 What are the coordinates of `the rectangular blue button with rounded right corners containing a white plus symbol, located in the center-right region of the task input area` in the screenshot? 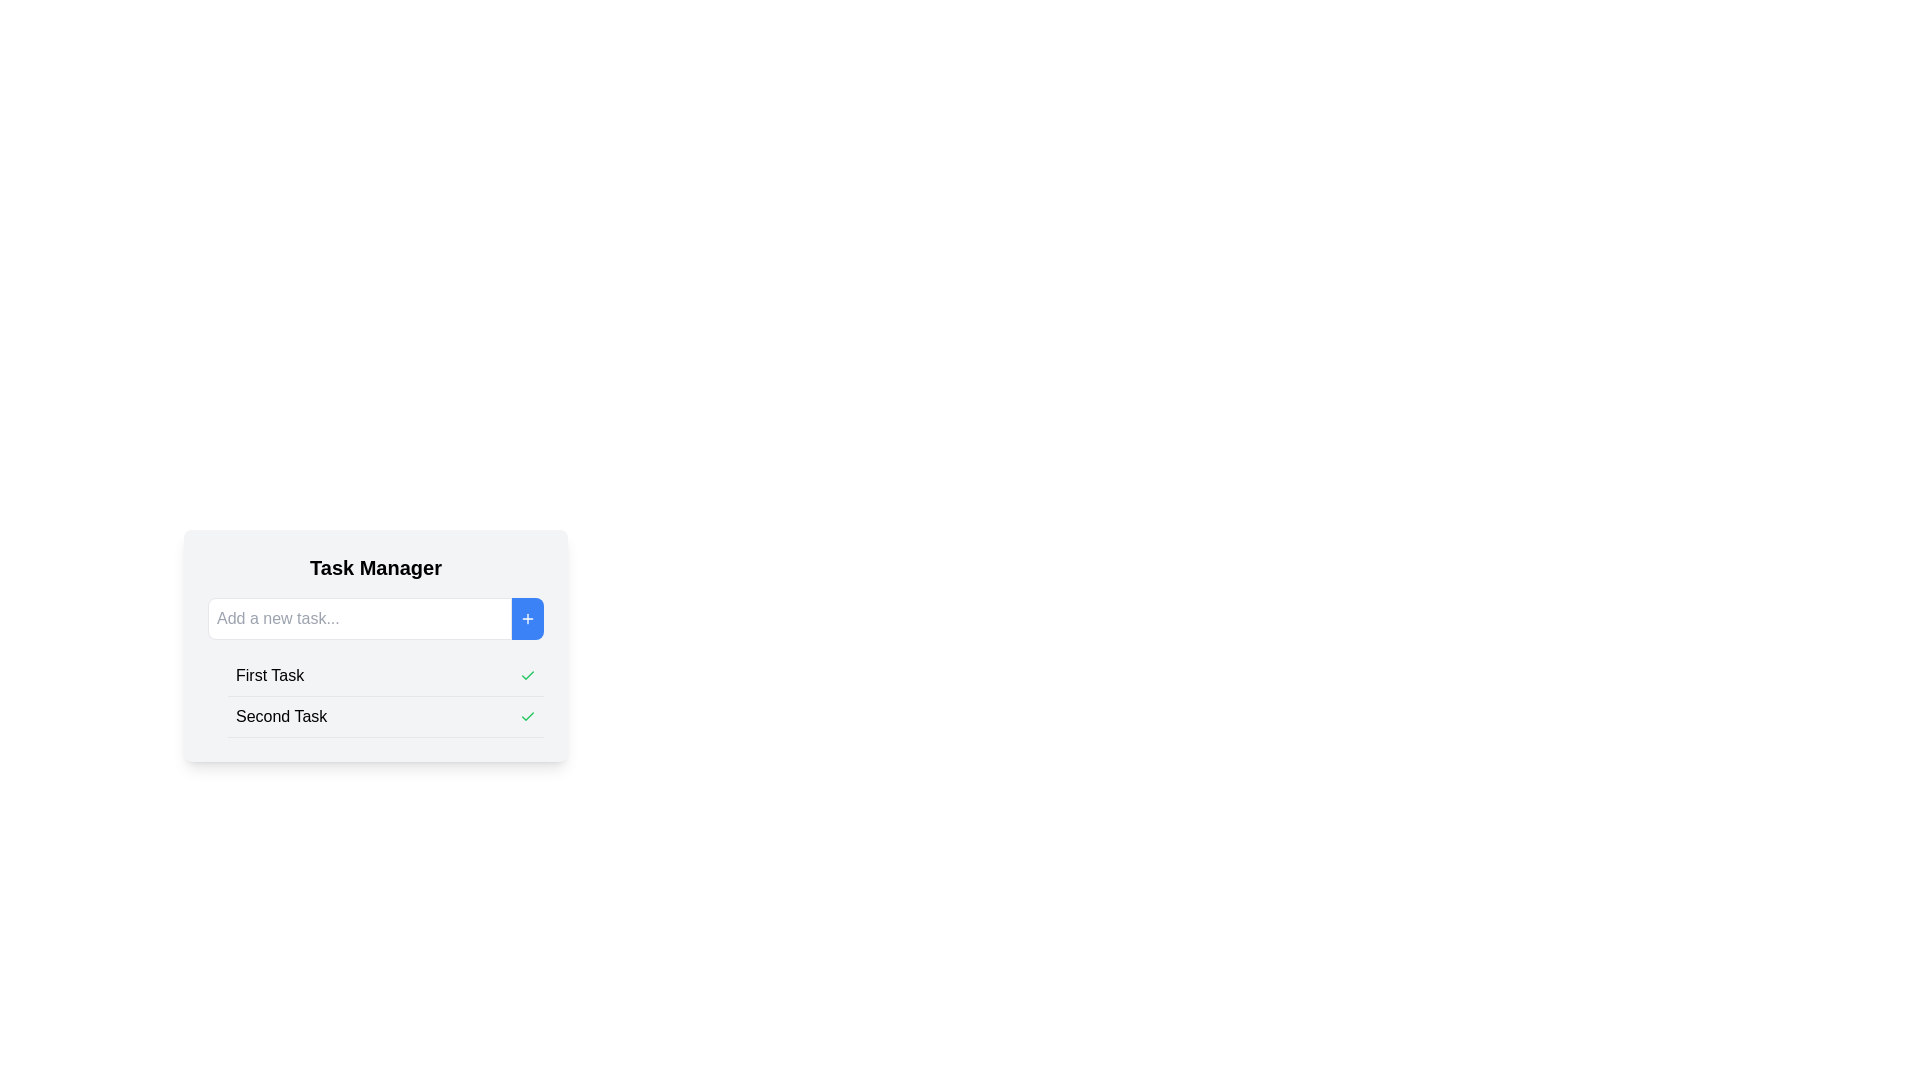 It's located at (528, 617).